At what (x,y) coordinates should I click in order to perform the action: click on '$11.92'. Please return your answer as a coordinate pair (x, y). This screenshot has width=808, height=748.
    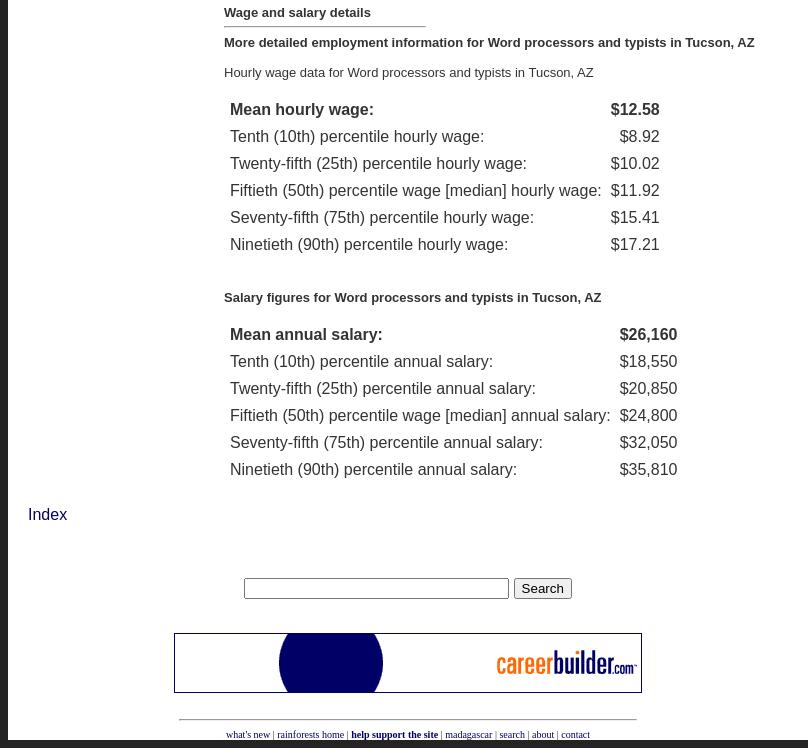
    Looking at the image, I should click on (634, 189).